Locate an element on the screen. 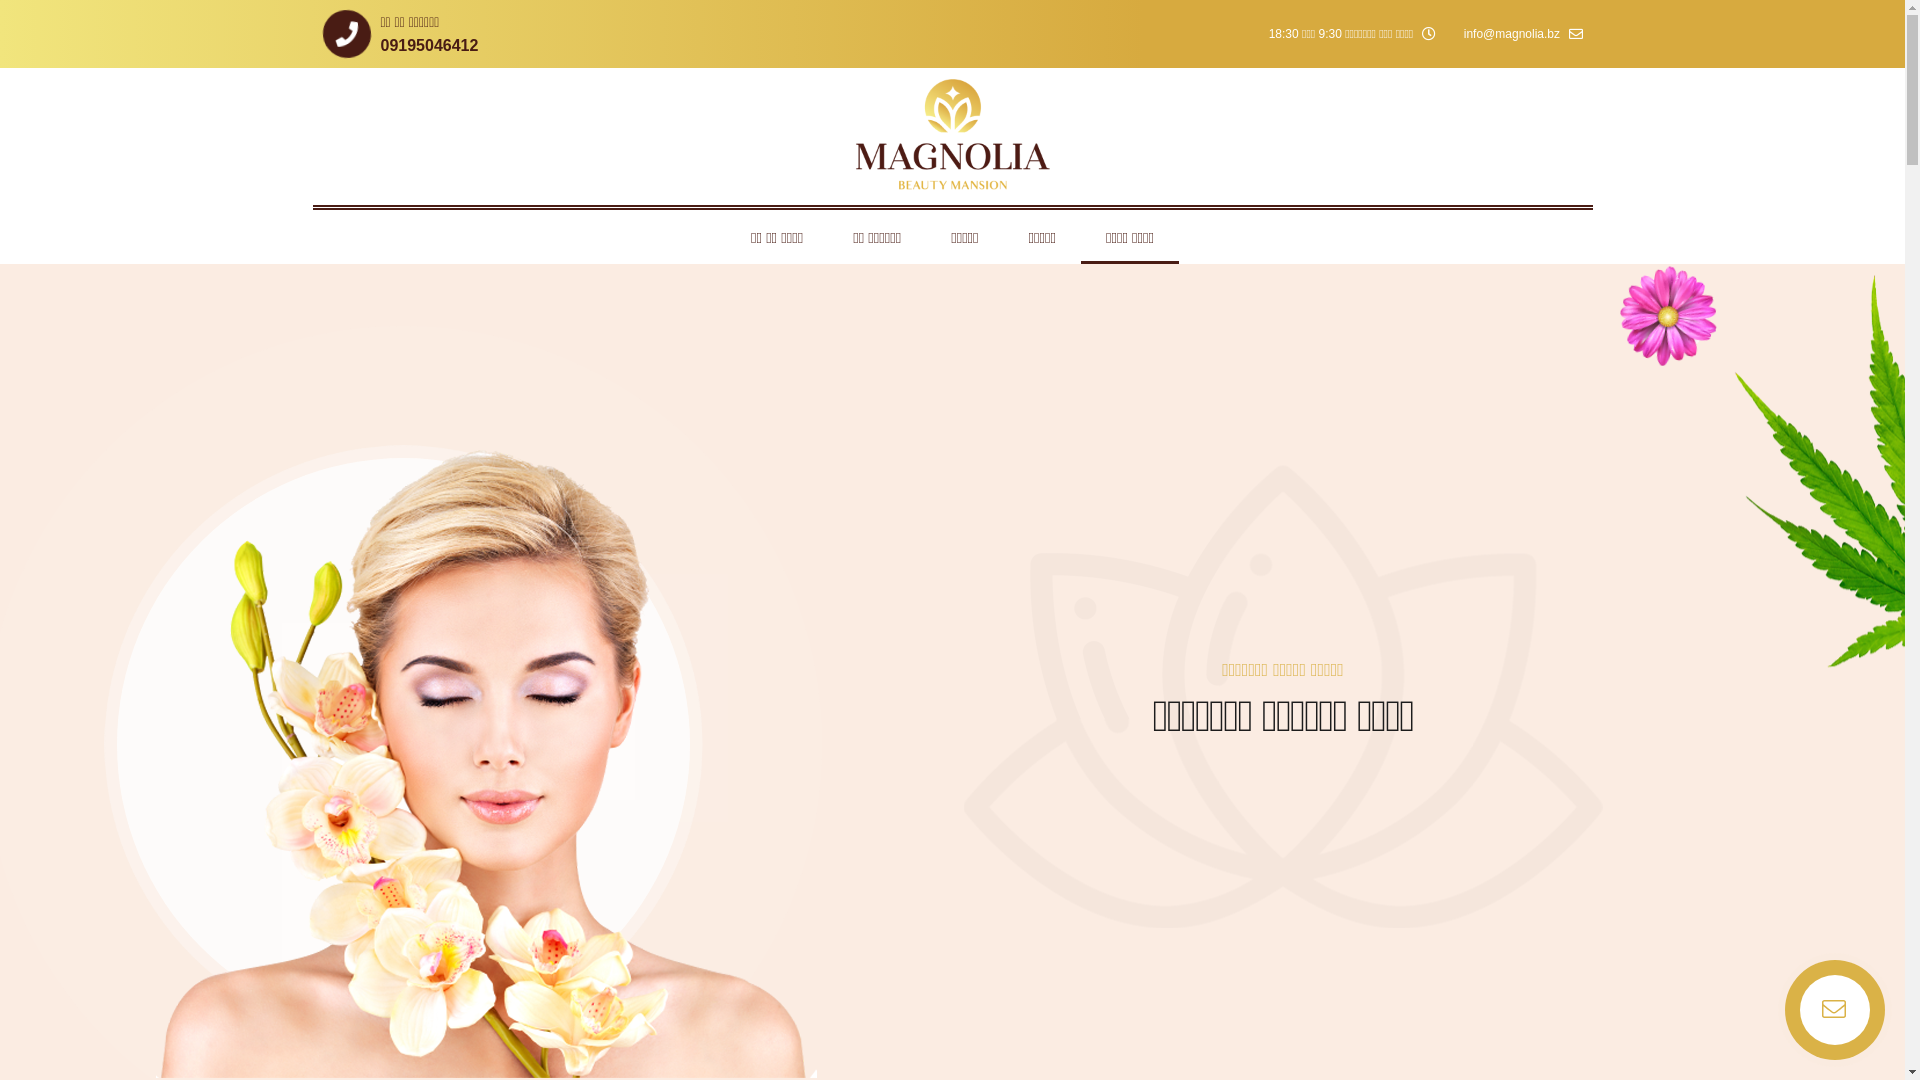 The width and height of the screenshot is (1920, 1080). 'info@magnolia.bz' is located at coordinates (1522, 34).